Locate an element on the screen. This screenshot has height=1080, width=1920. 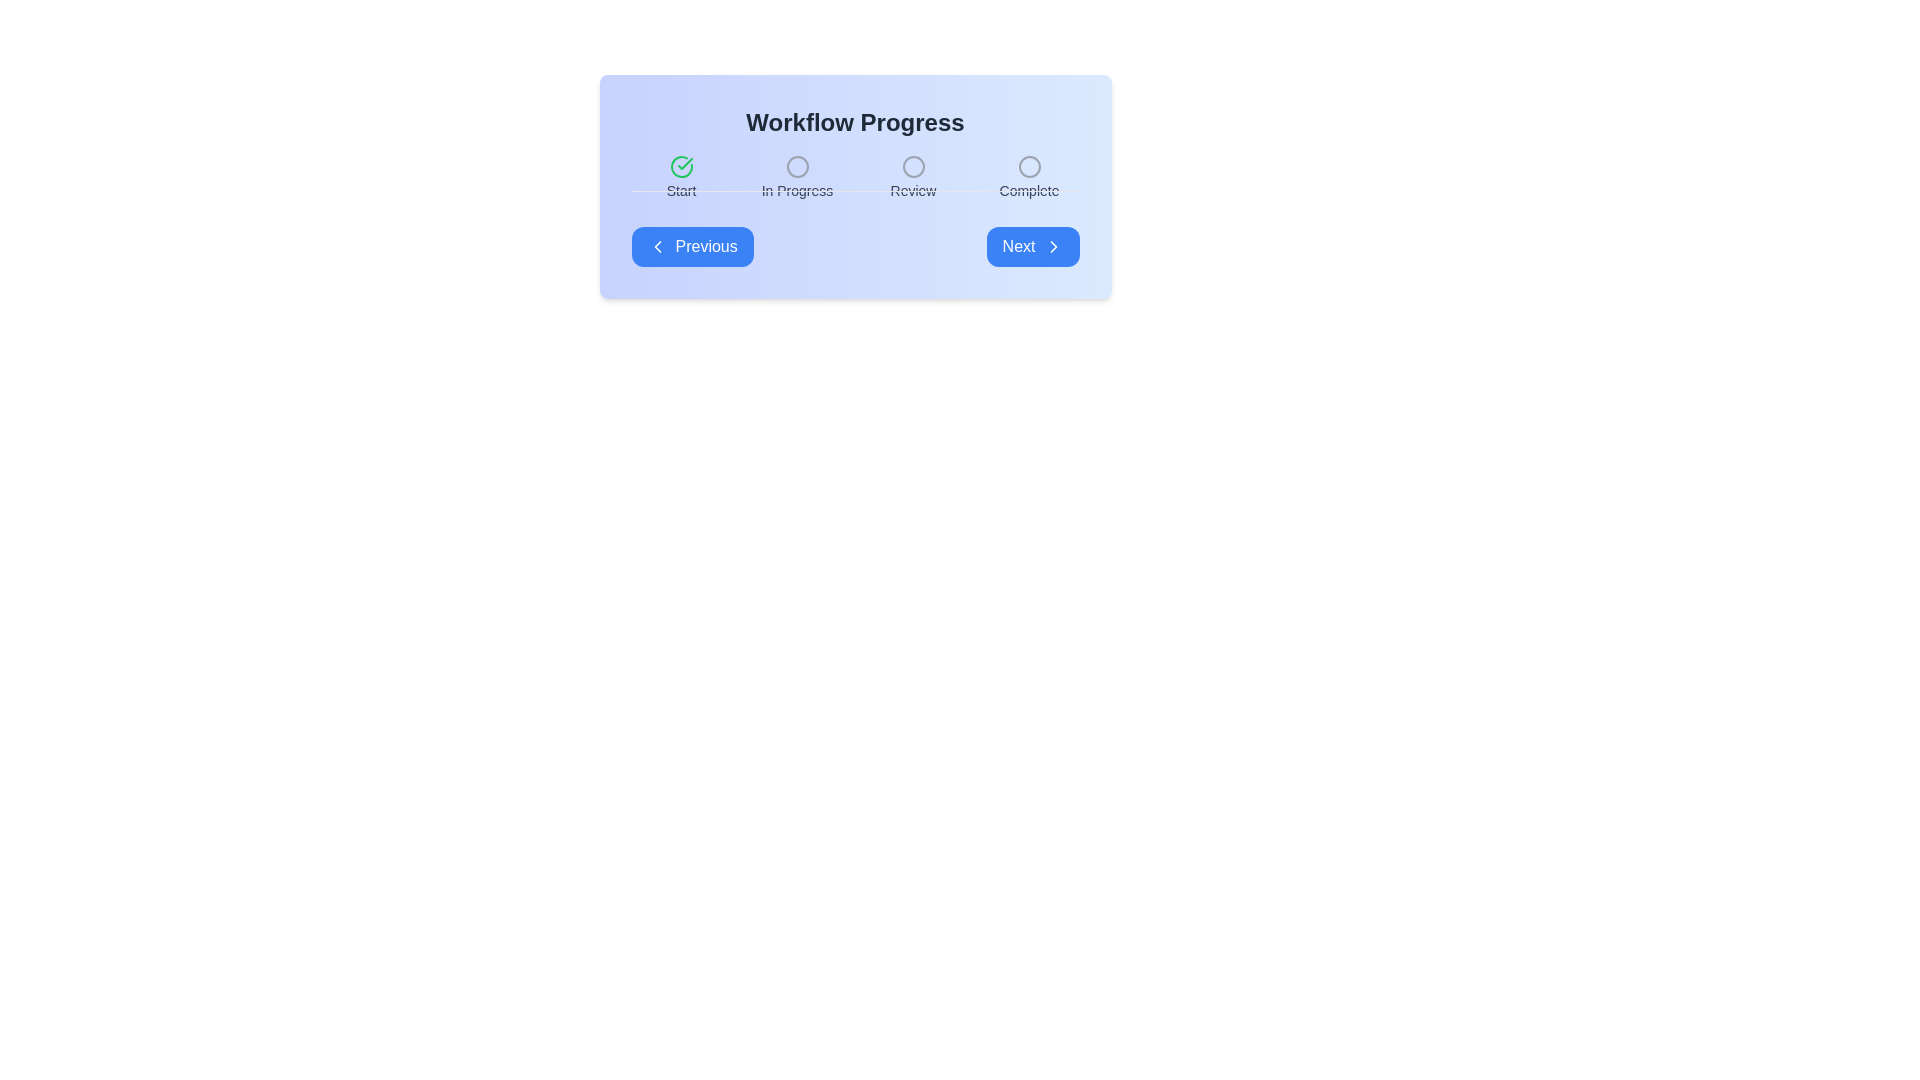
the third visual indicator (SVG Circle) in the workflow progress bar under the 'Review' title, which indicates the current status of the process is located at coordinates (912, 165).